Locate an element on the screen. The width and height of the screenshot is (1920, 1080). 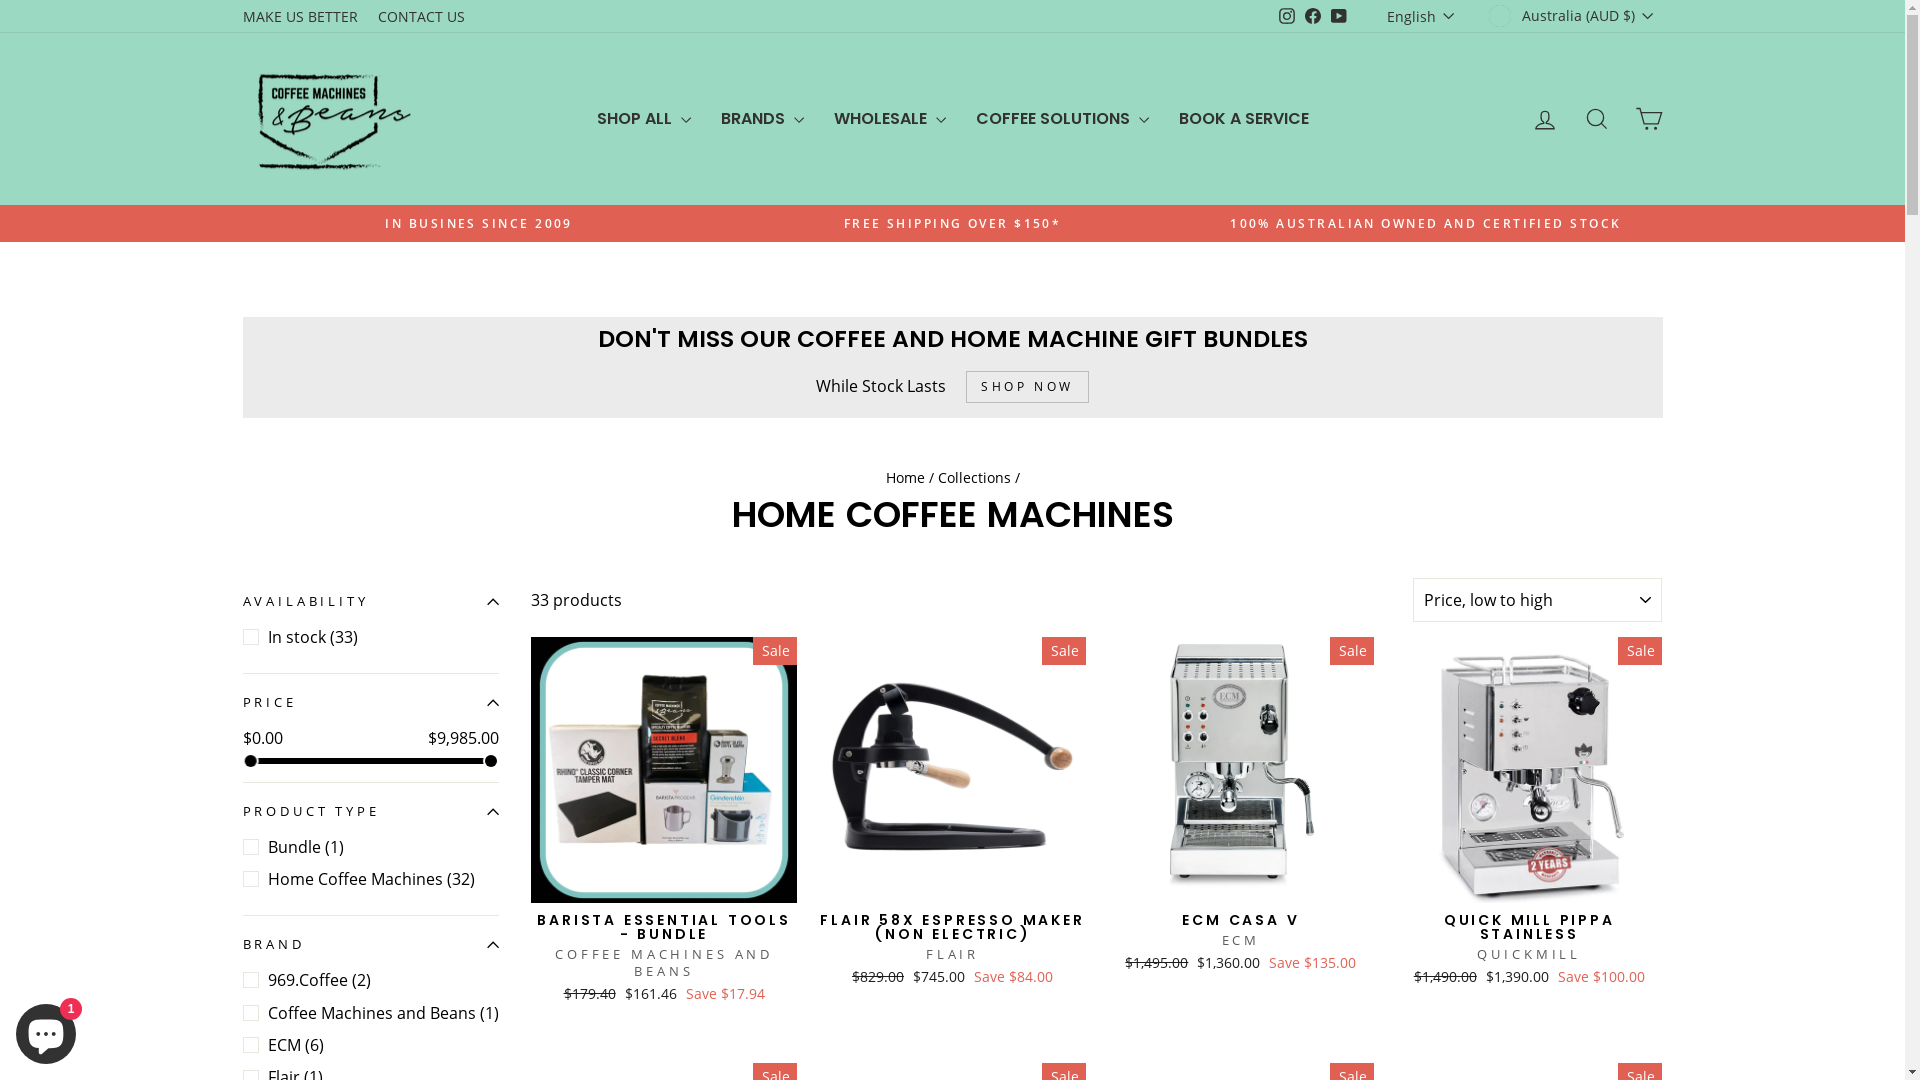
'MAKE US BETTER' is located at coordinates (298, 16).